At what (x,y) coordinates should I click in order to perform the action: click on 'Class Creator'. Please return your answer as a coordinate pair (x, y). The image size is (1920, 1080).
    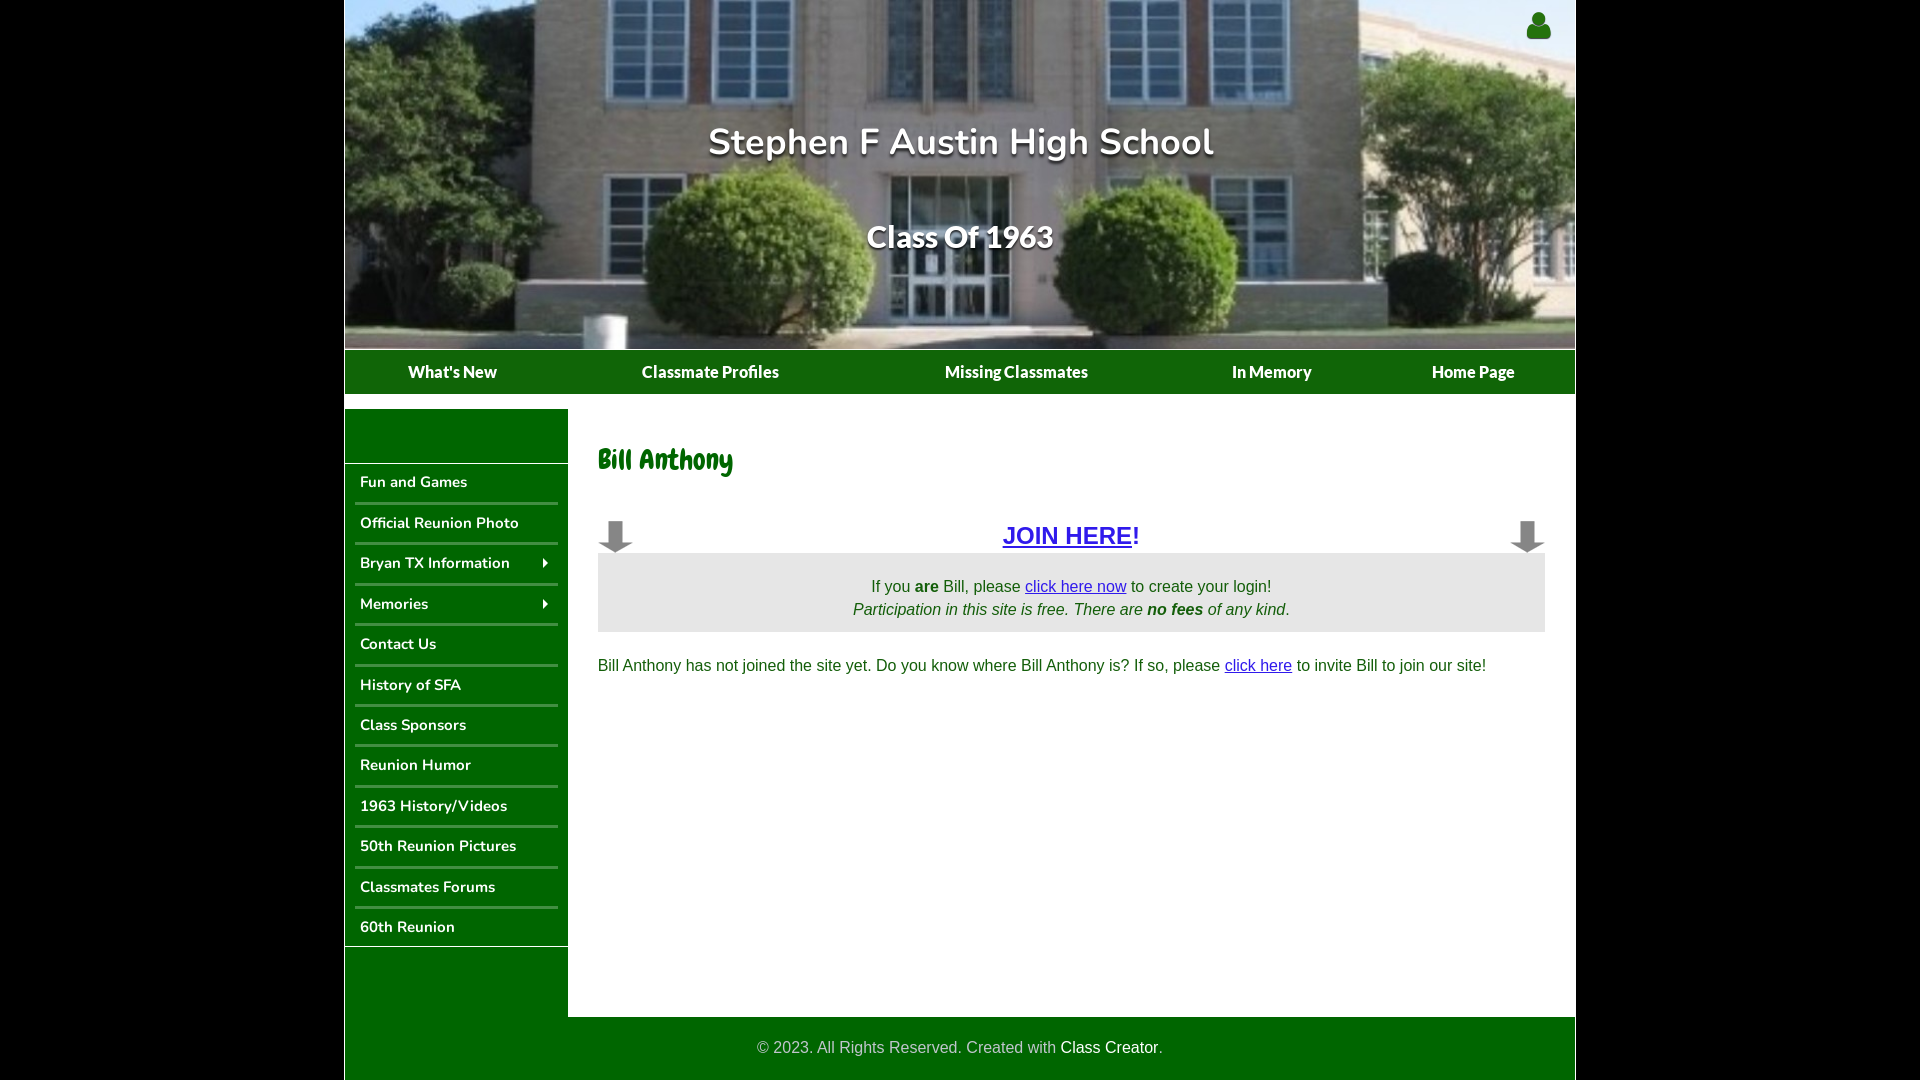
    Looking at the image, I should click on (1059, 1047).